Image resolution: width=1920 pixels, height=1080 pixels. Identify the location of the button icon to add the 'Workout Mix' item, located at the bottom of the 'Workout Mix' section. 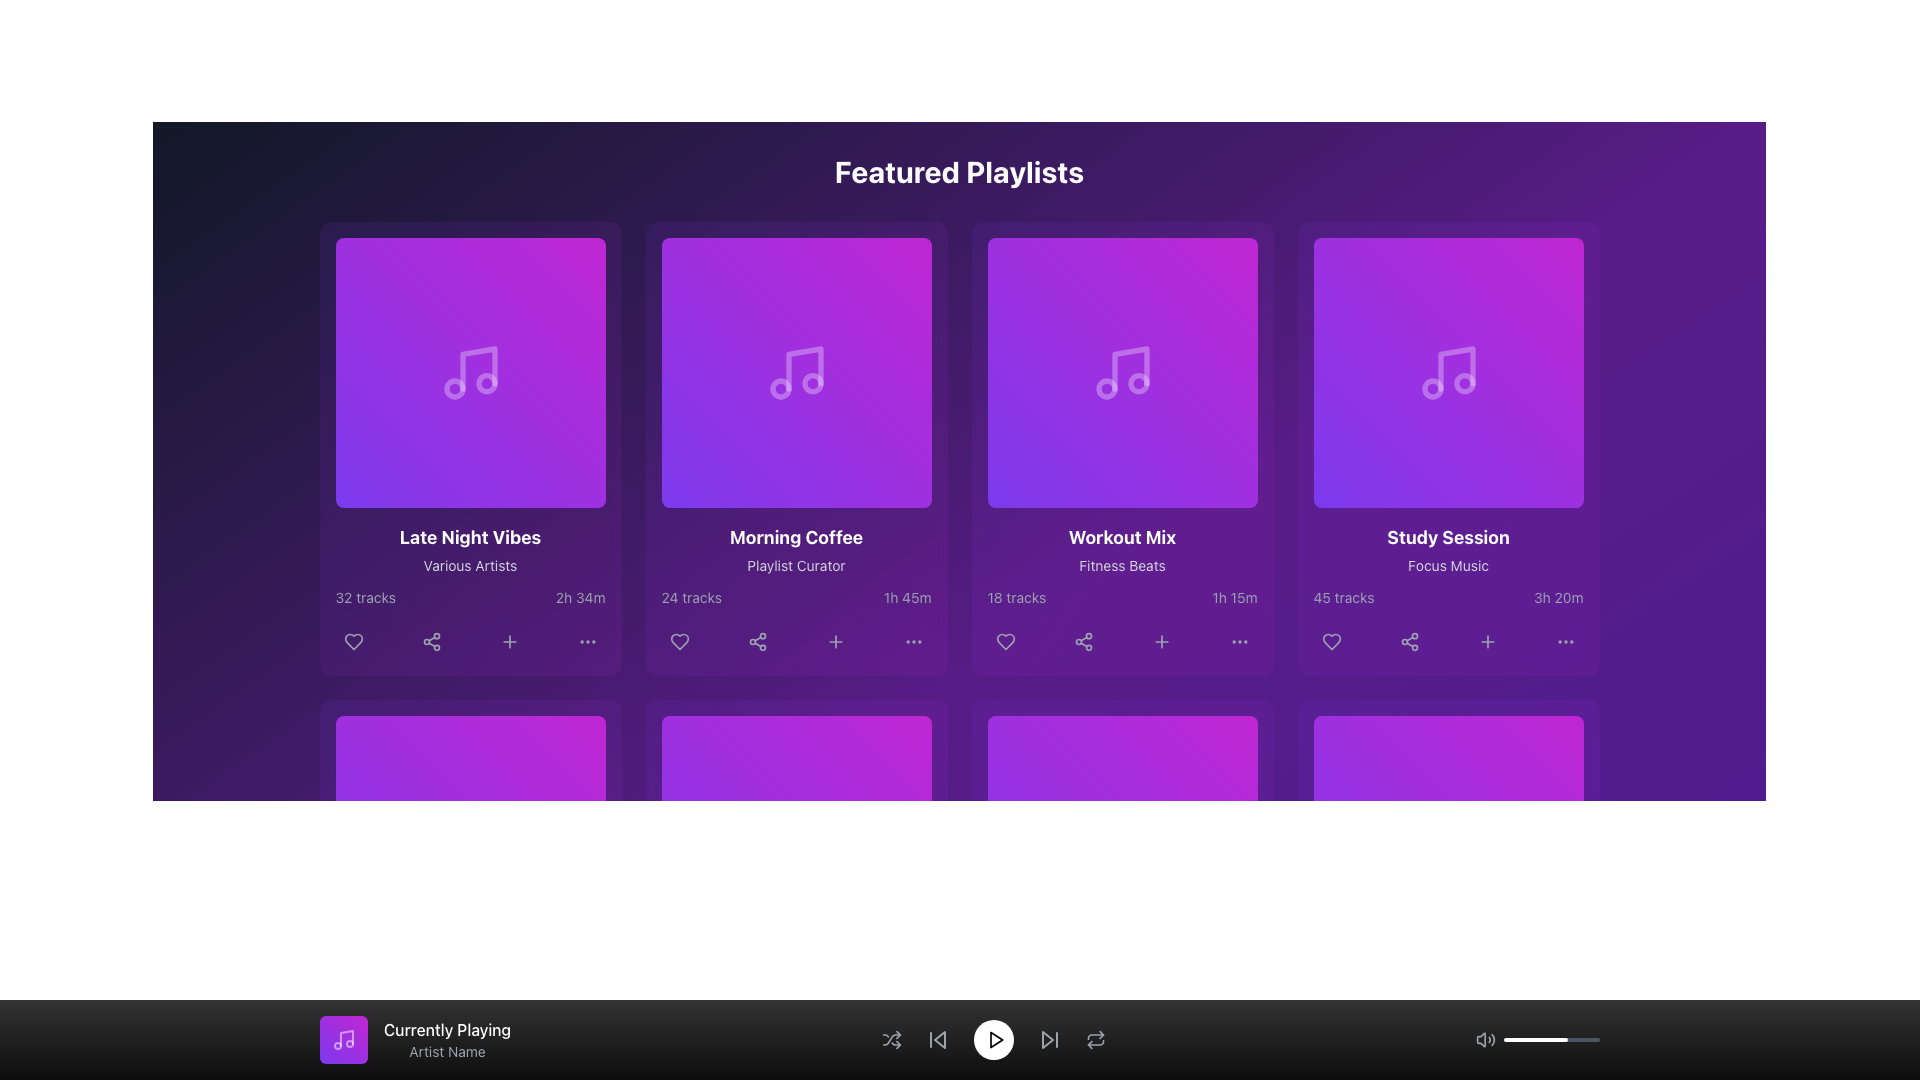
(1161, 641).